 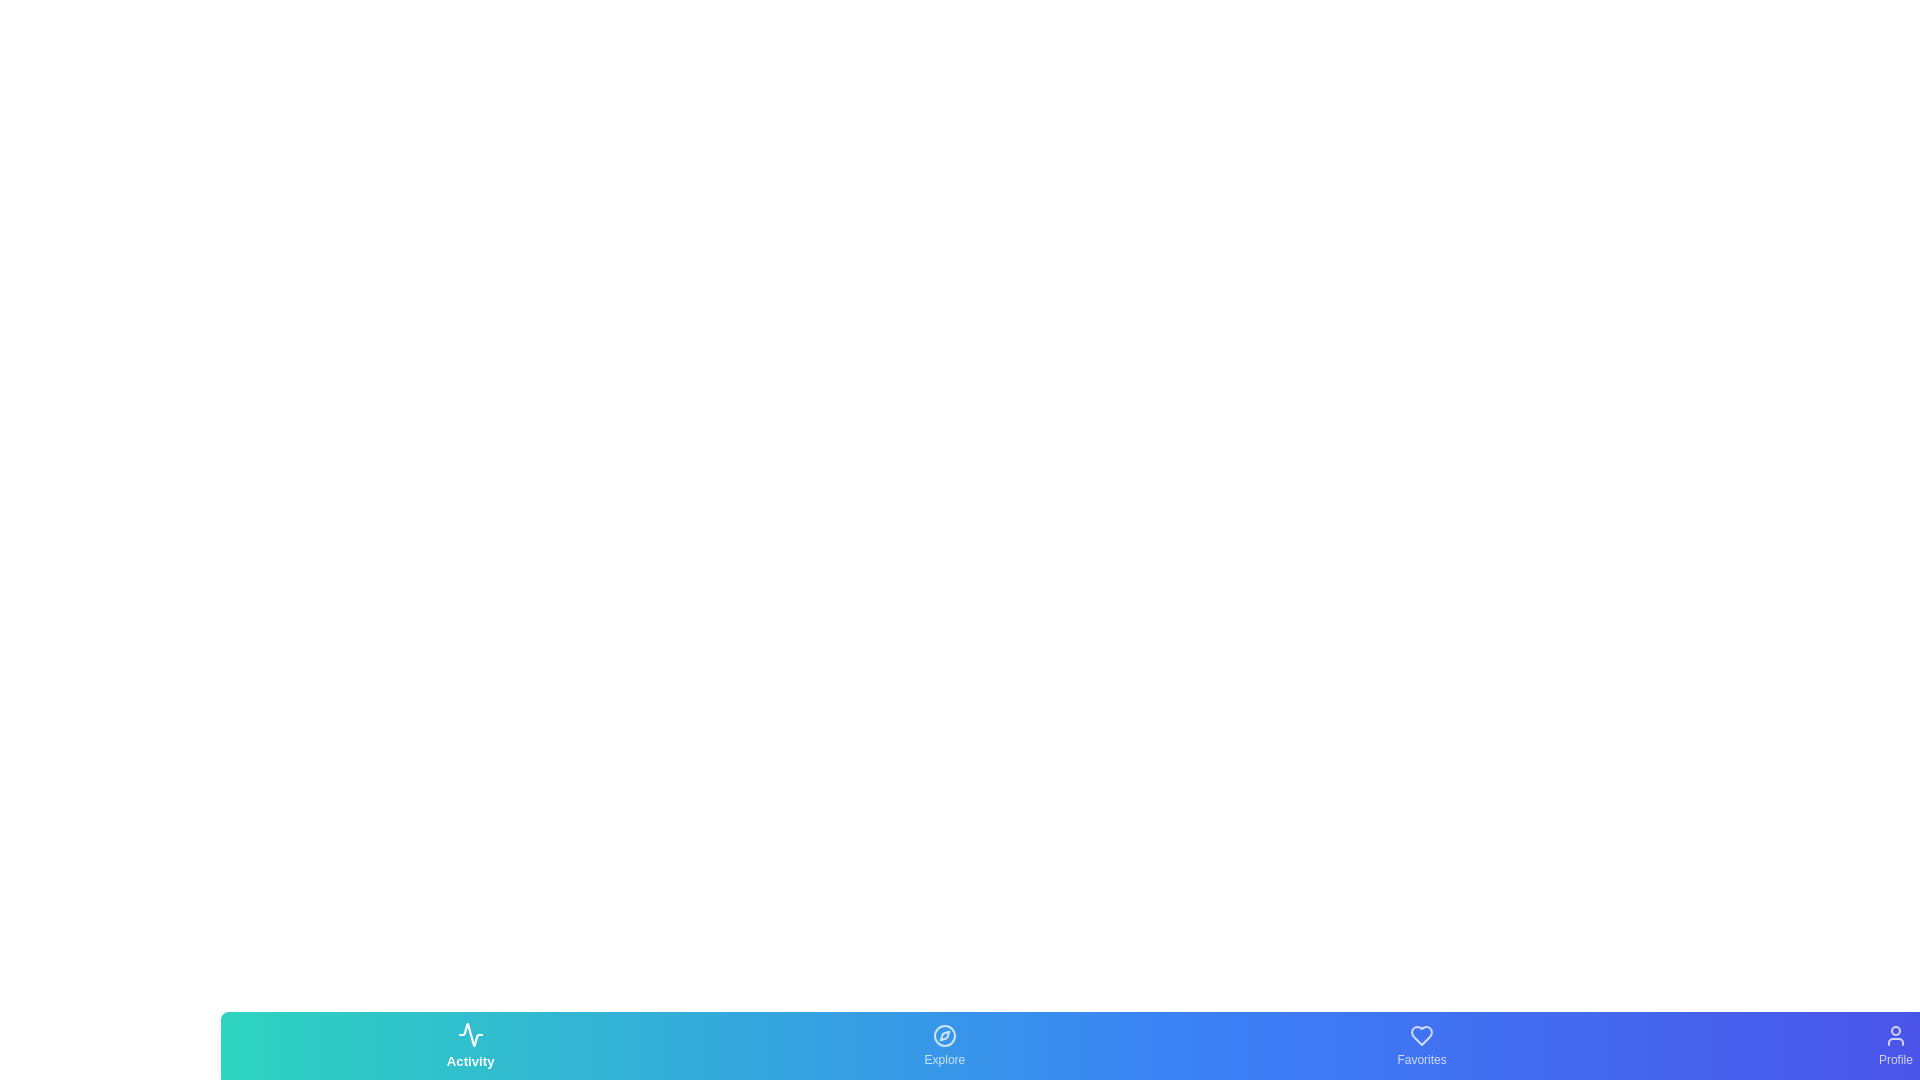 What do you see at coordinates (1421, 1044) in the screenshot?
I see `the Favorites tab by clicking on its corresponding button` at bounding box center [1421, 1044].